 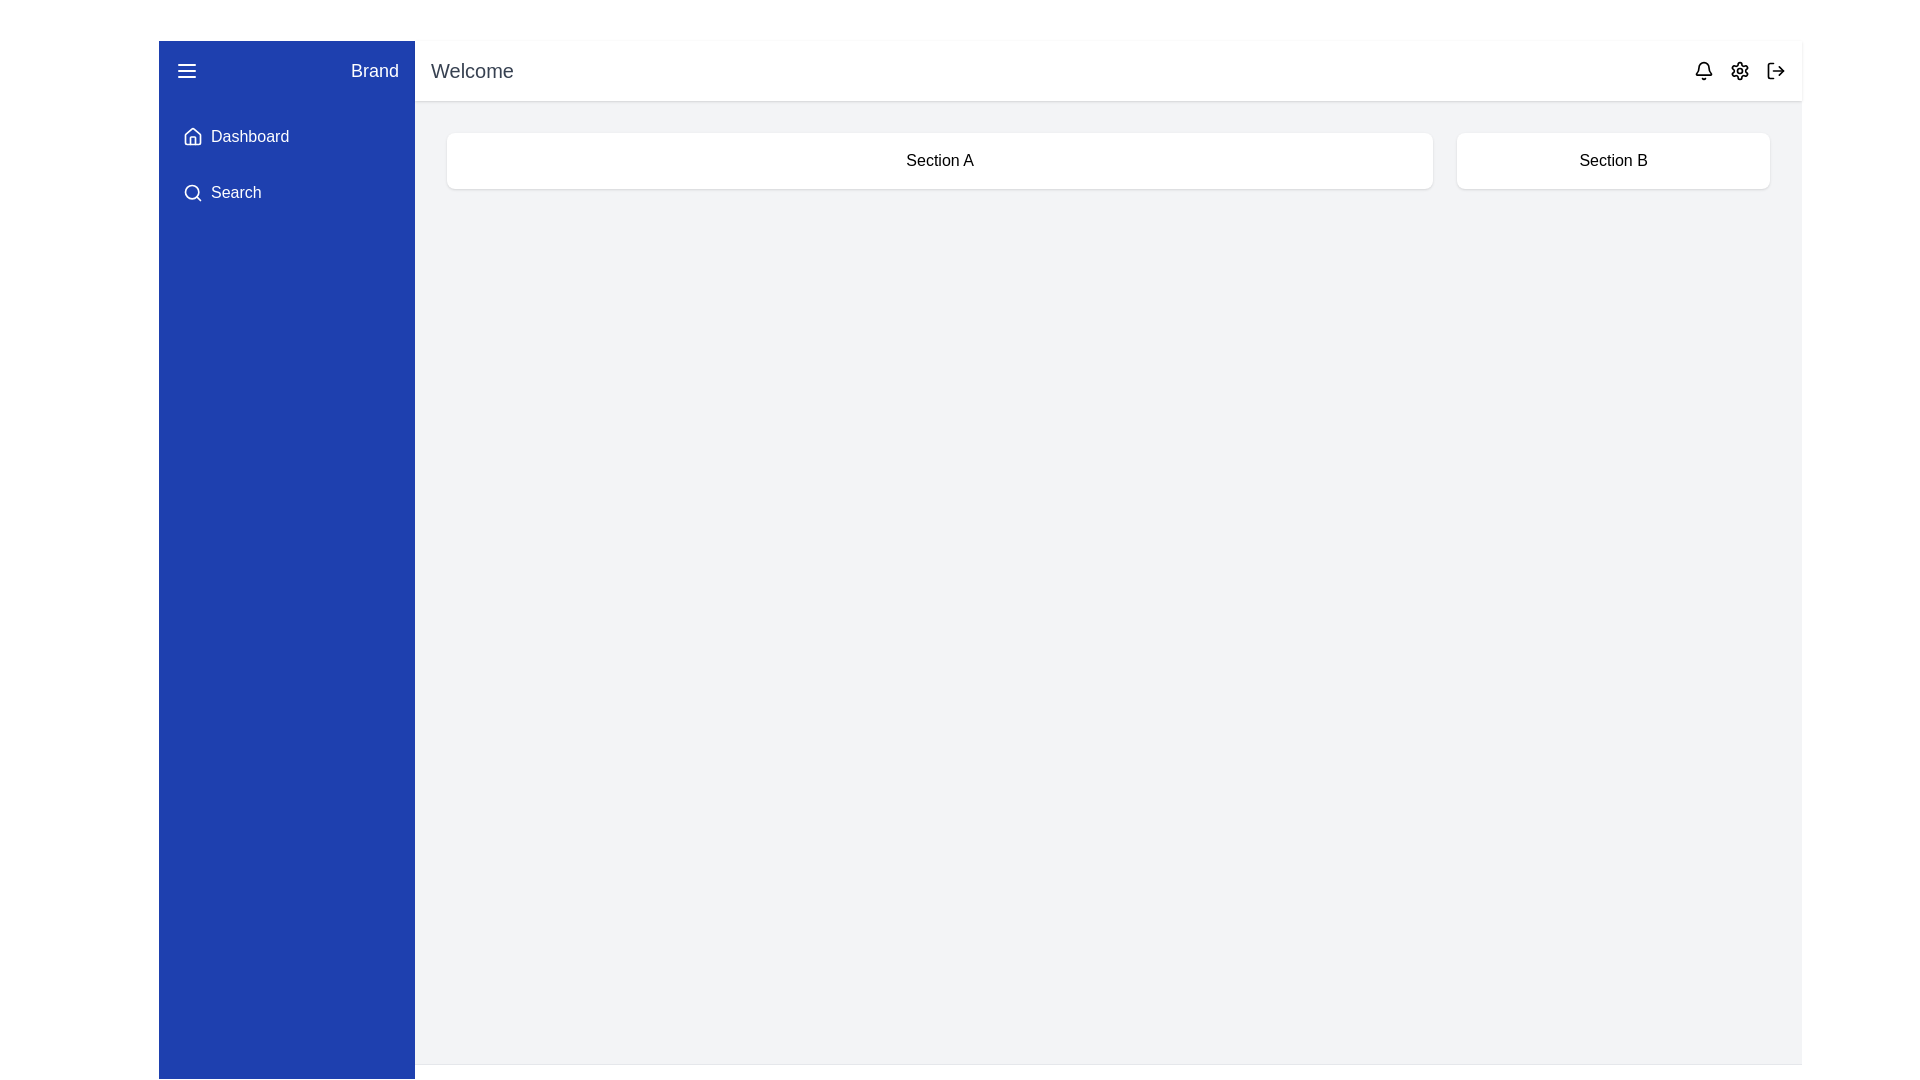 I want to click on the 'Dashboard' button in the left sidebar, so click(x=286, y=136).